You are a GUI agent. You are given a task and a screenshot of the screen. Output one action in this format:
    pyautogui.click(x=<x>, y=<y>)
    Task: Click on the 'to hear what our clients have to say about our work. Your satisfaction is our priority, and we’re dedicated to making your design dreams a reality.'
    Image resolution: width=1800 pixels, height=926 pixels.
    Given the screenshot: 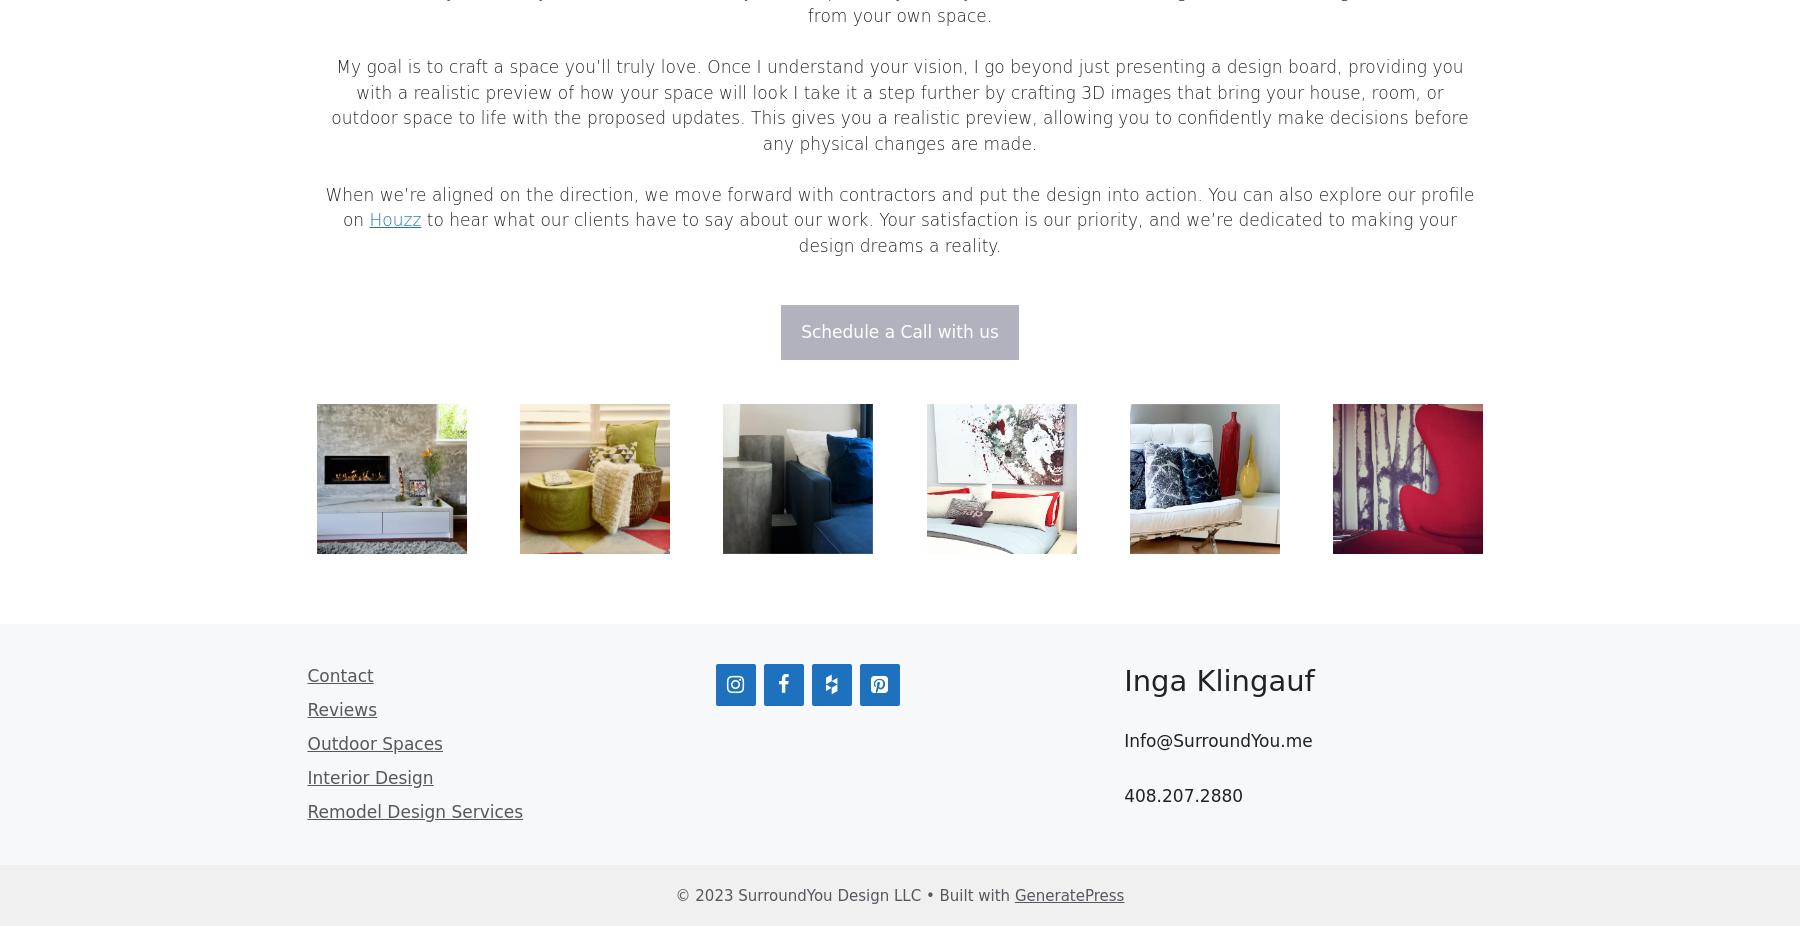 What is the action you would take?
    pyautogui.click(x=421, y=232)
    